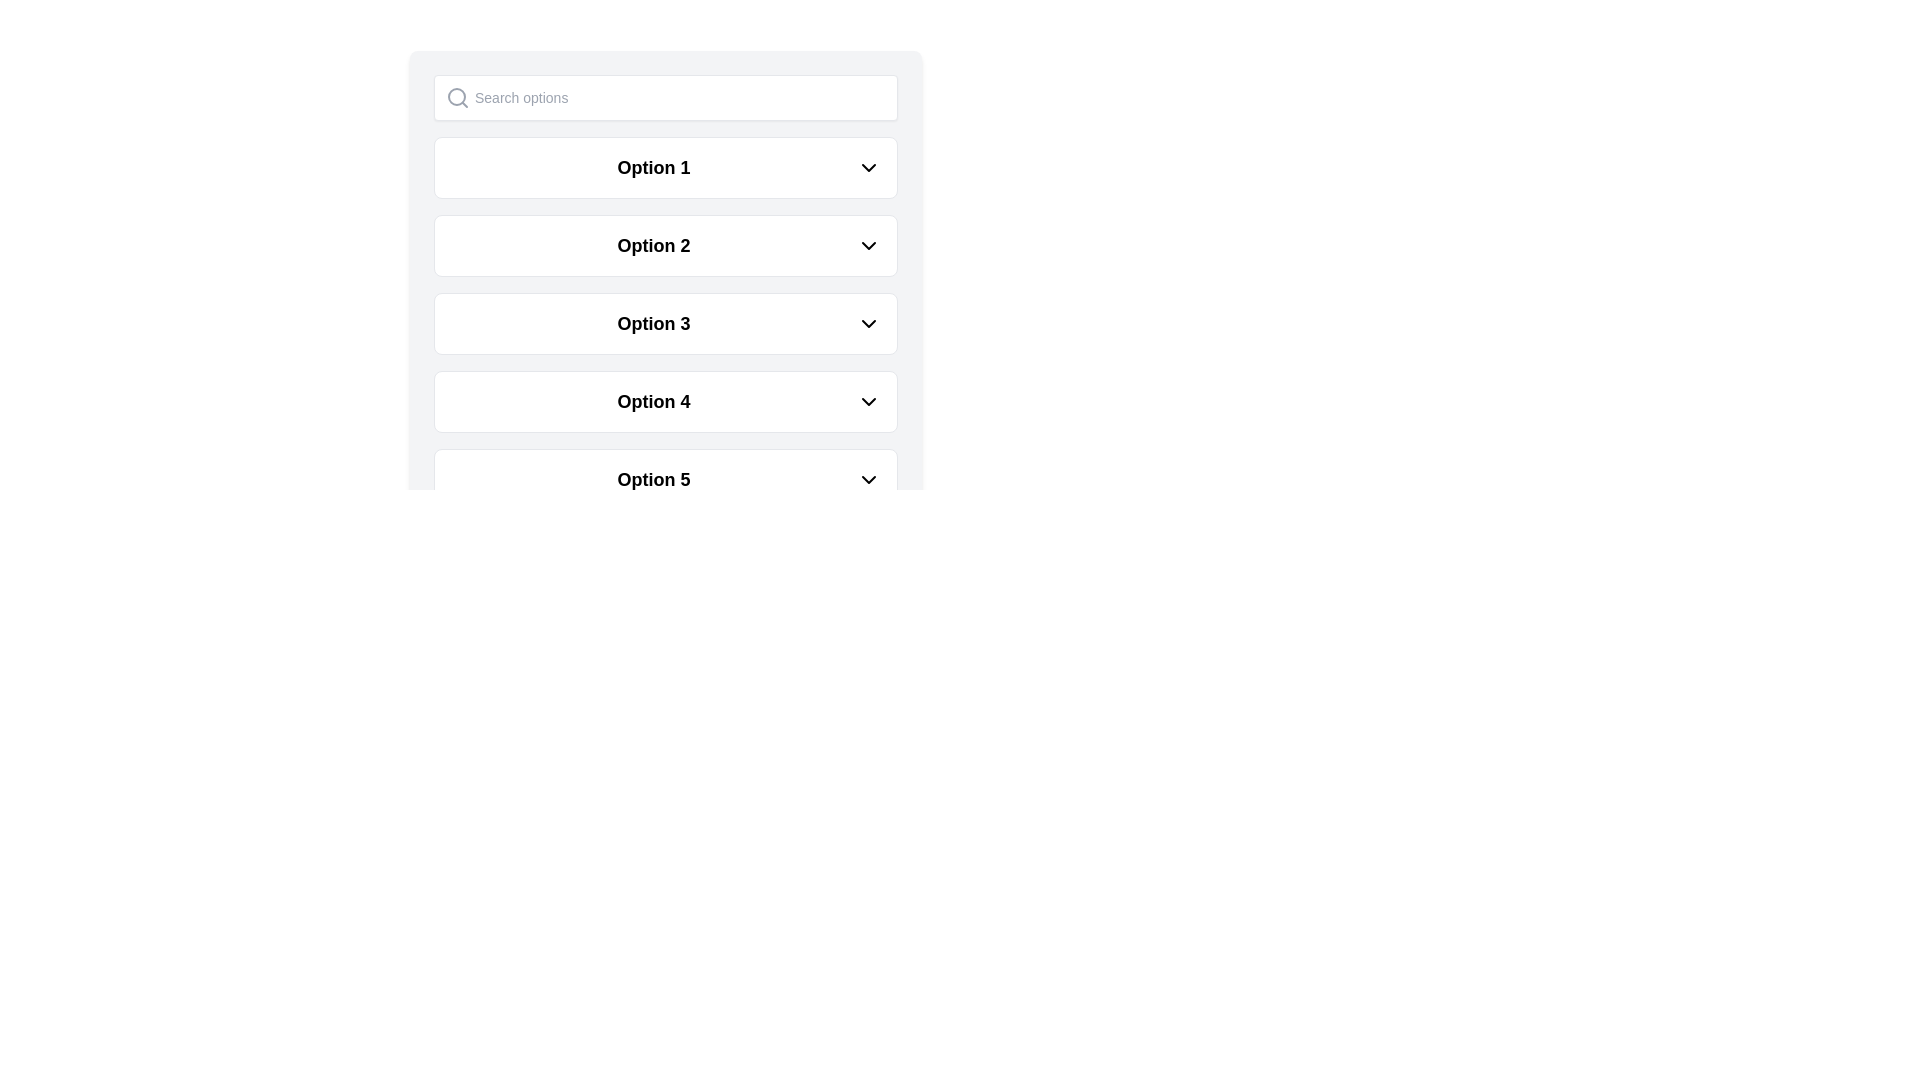 Image resolution: width=1920 pixels, height=1080 pixels. What do you see at coordinates (666, 479) in the screenshot?
I see `the fifth list item with text and an icon` at bounding box center [666, 479].